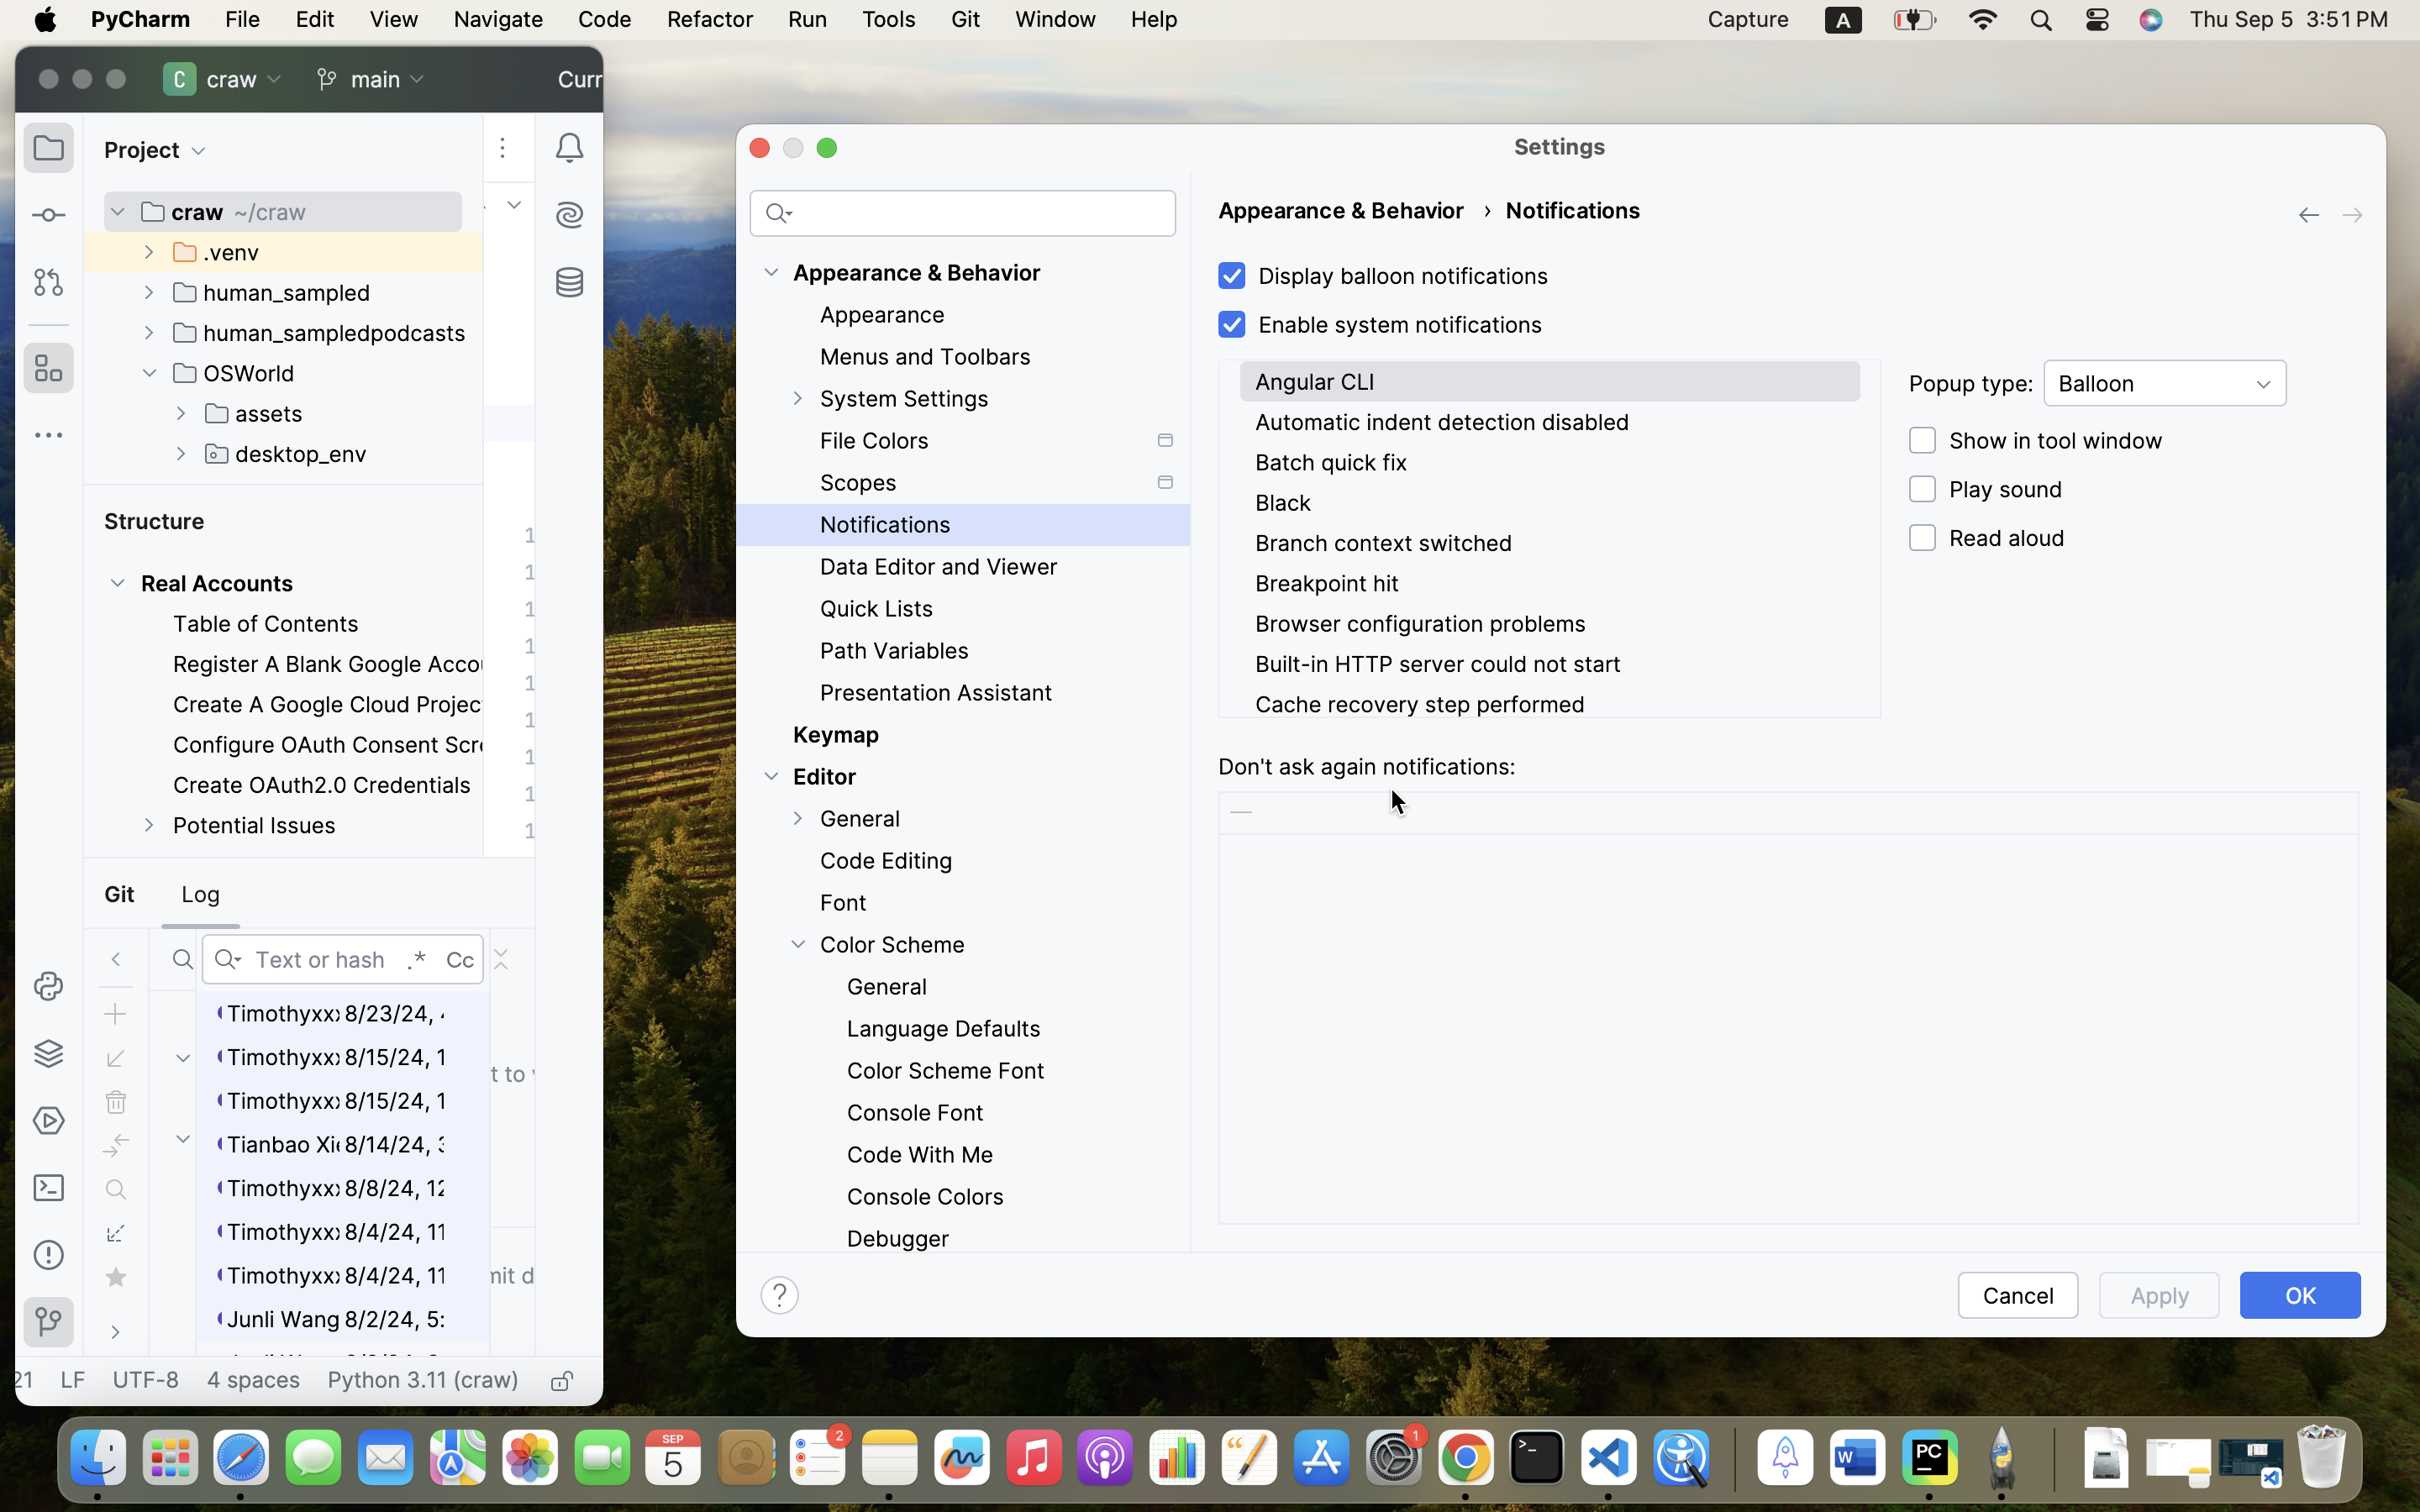  Describe the element at coordinates (1560, 144) in the screenshot. I see `'Settings'` at that location.